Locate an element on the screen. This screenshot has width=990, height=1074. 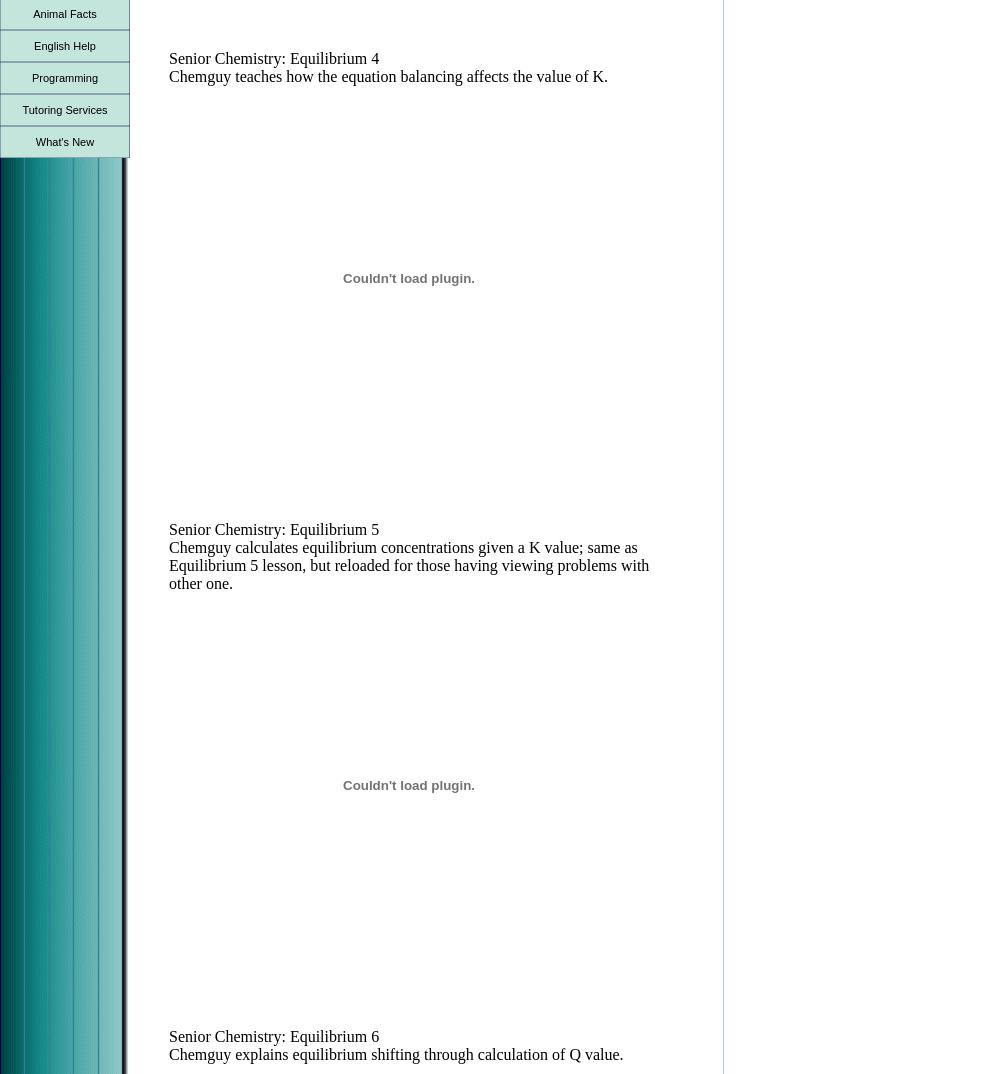
'Senior Chemistry: Equilibrium 4' is located at coordinates (274, 58).